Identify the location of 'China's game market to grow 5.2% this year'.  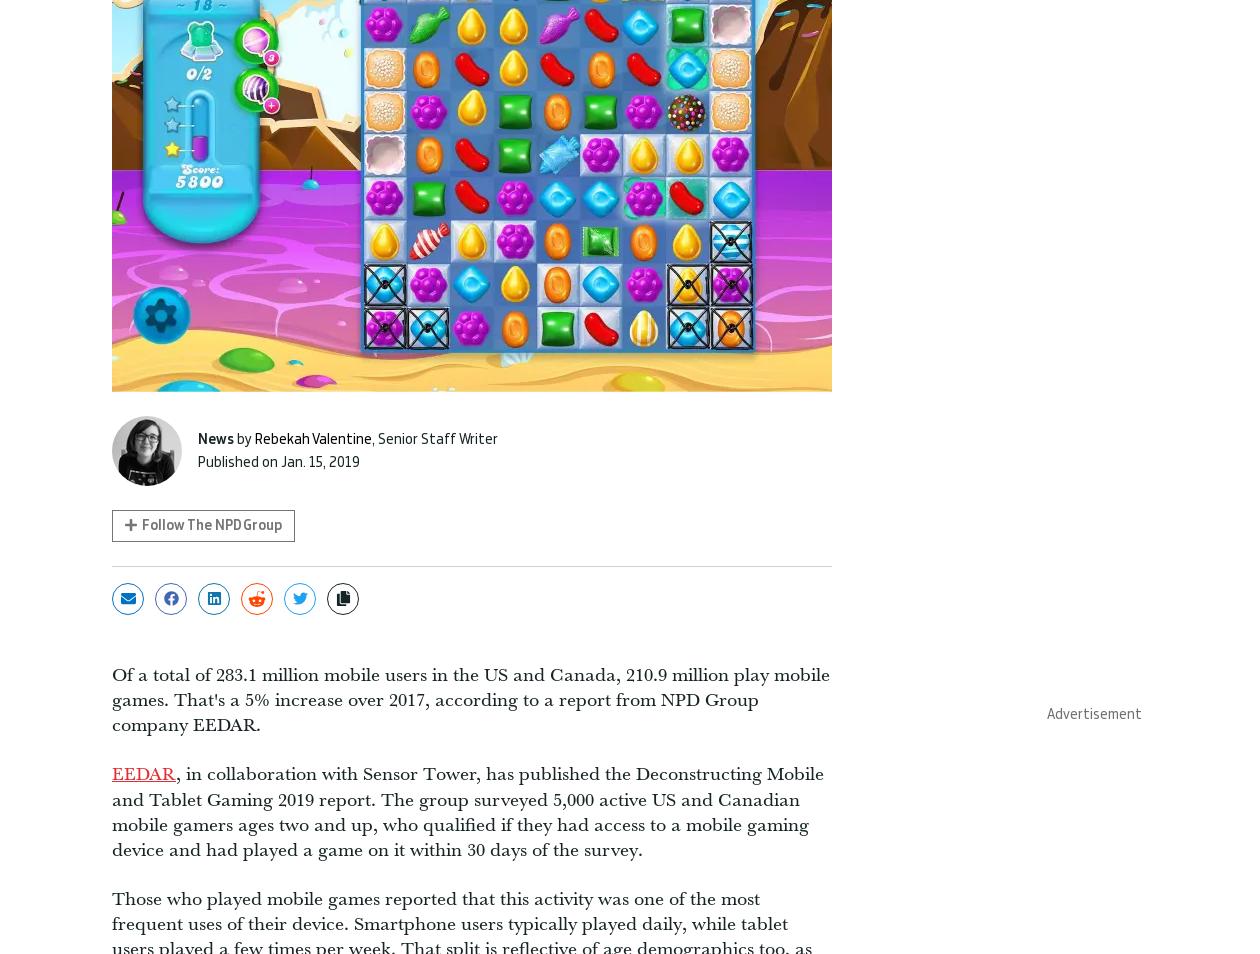
(1032, 89).